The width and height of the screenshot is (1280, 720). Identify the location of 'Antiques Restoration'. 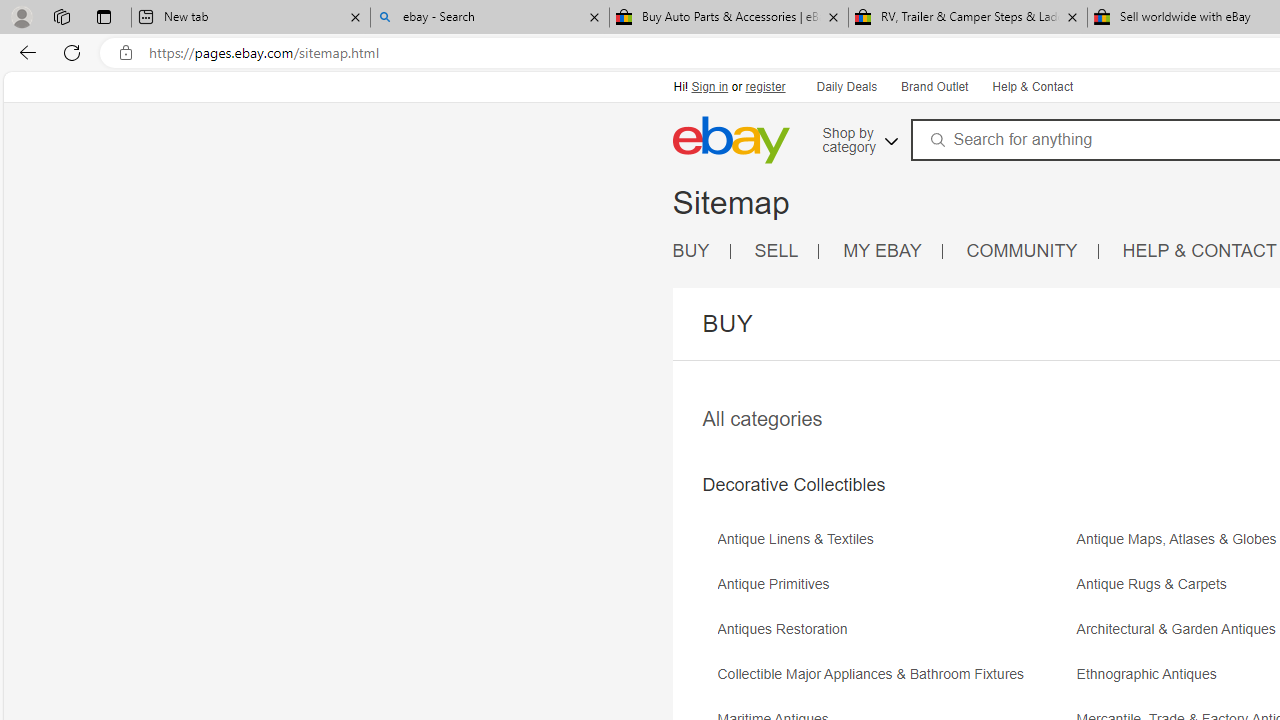
(786, 628).